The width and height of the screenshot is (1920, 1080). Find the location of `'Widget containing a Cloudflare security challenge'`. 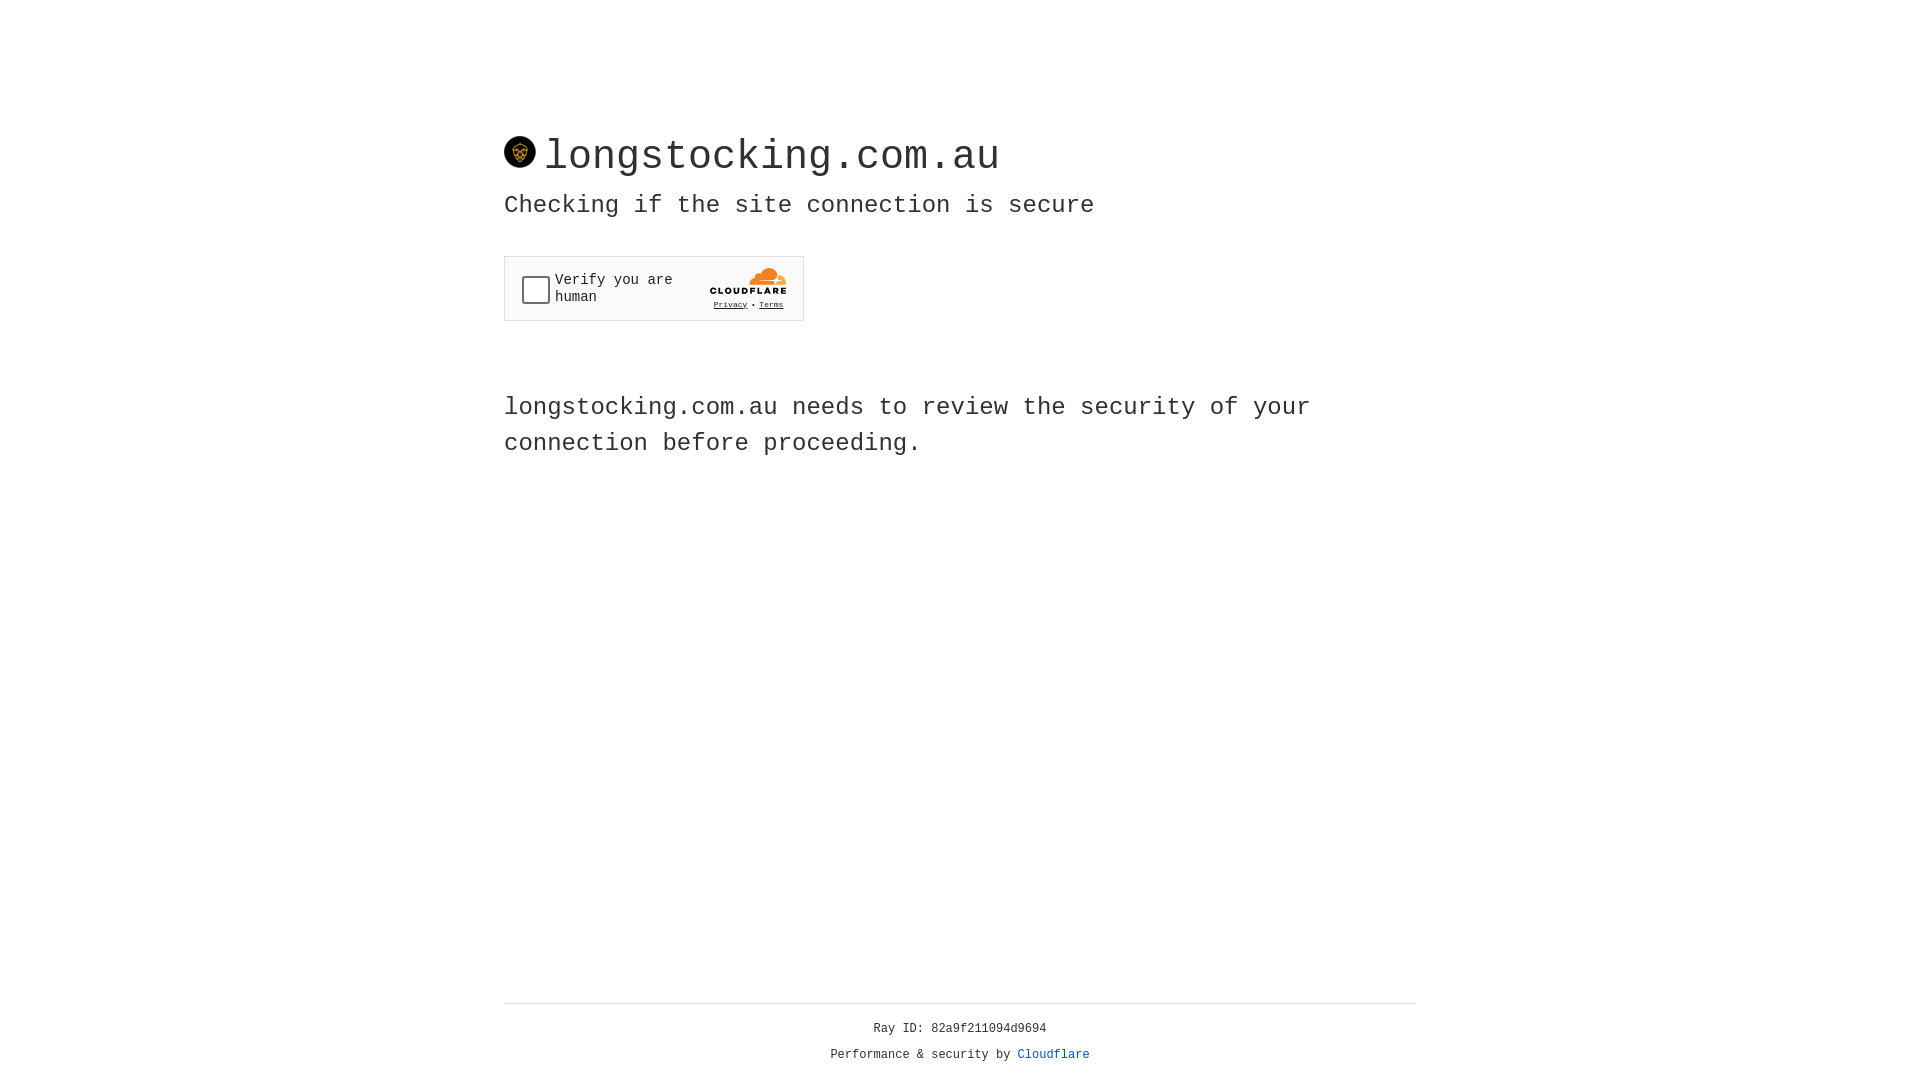

'Widget containing a Cloudflare security challenge' is located at coordinates (653, 288).